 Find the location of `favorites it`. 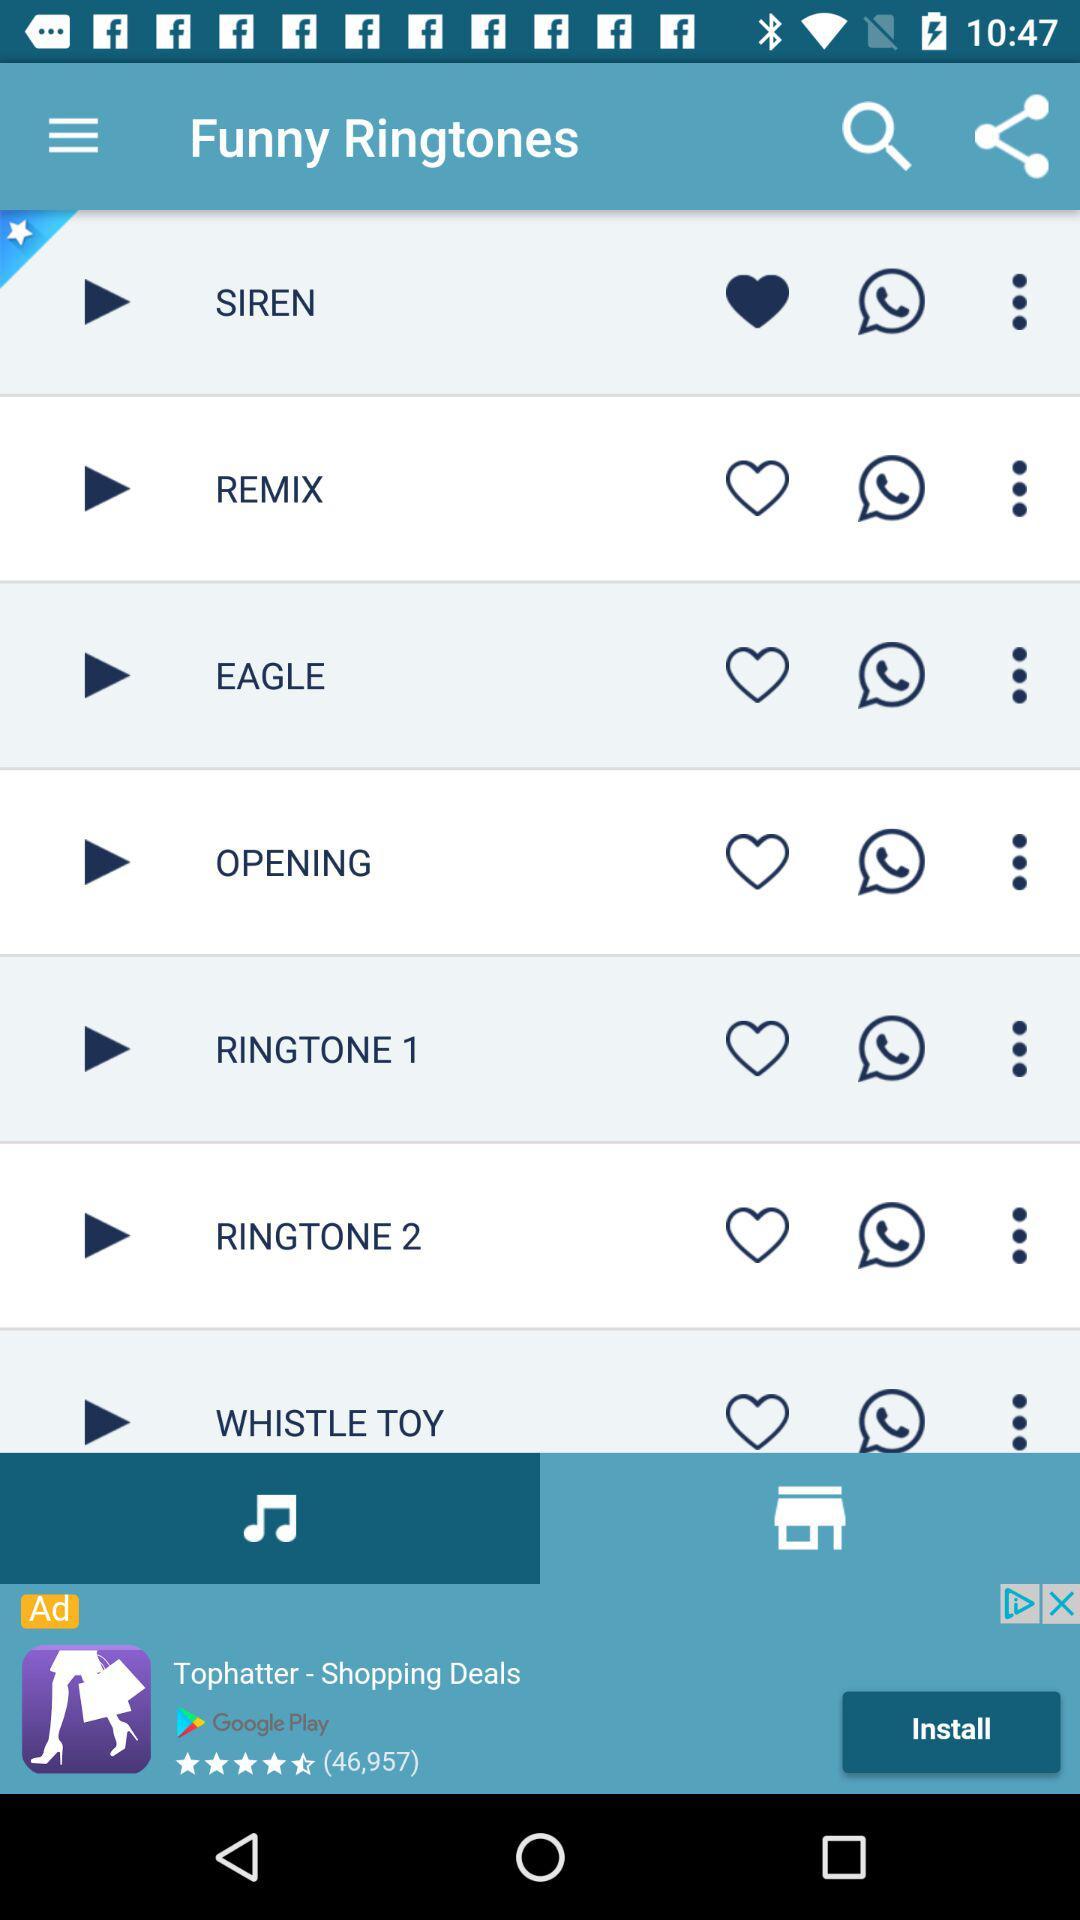

favorites it is located at coordinates (757, 488).